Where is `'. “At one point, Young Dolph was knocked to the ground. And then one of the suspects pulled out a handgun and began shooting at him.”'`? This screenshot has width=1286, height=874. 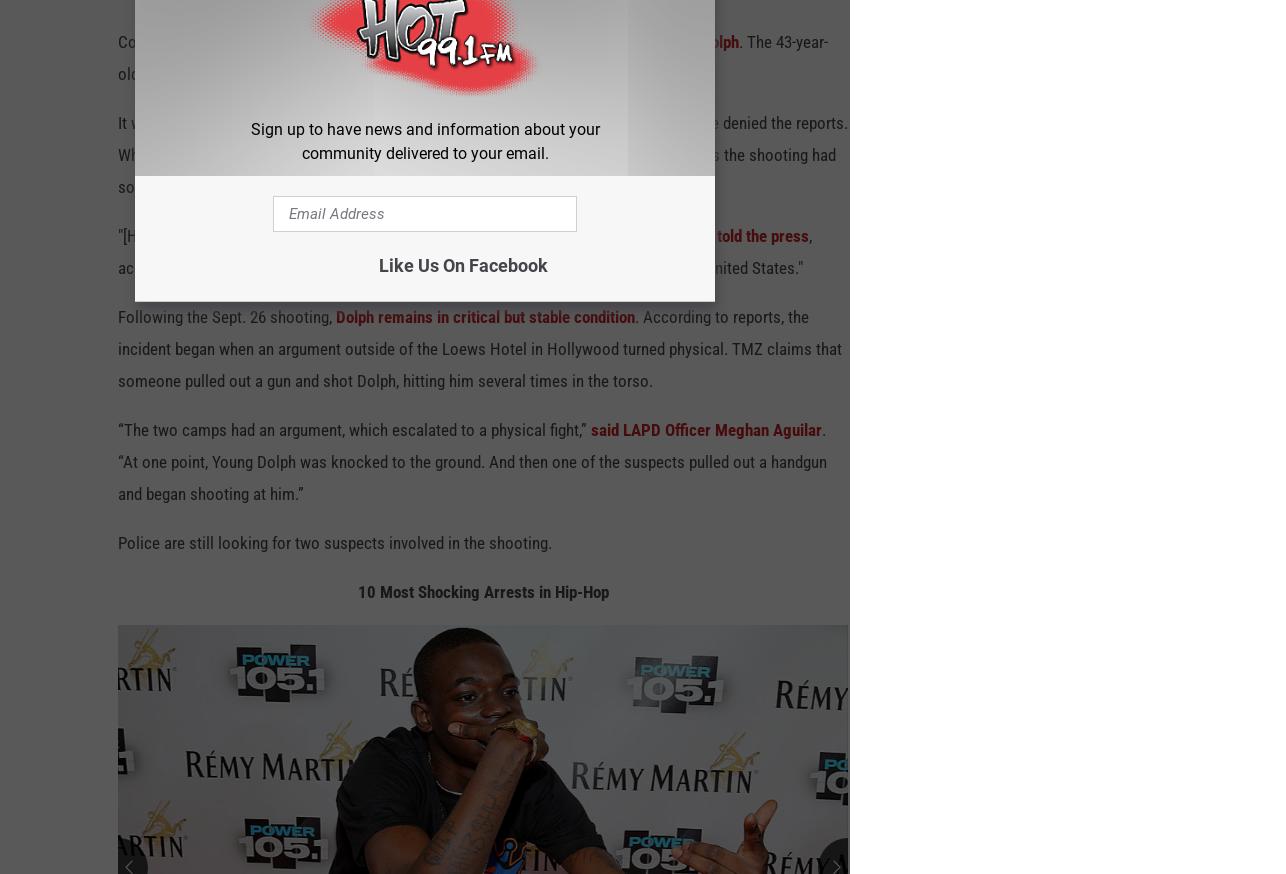
'. “At one point, Young Dolph was knocked to the ground. And then one of the suspects pulled out a handgun and began shooting at him.”' is located at coordinates (471, 469).